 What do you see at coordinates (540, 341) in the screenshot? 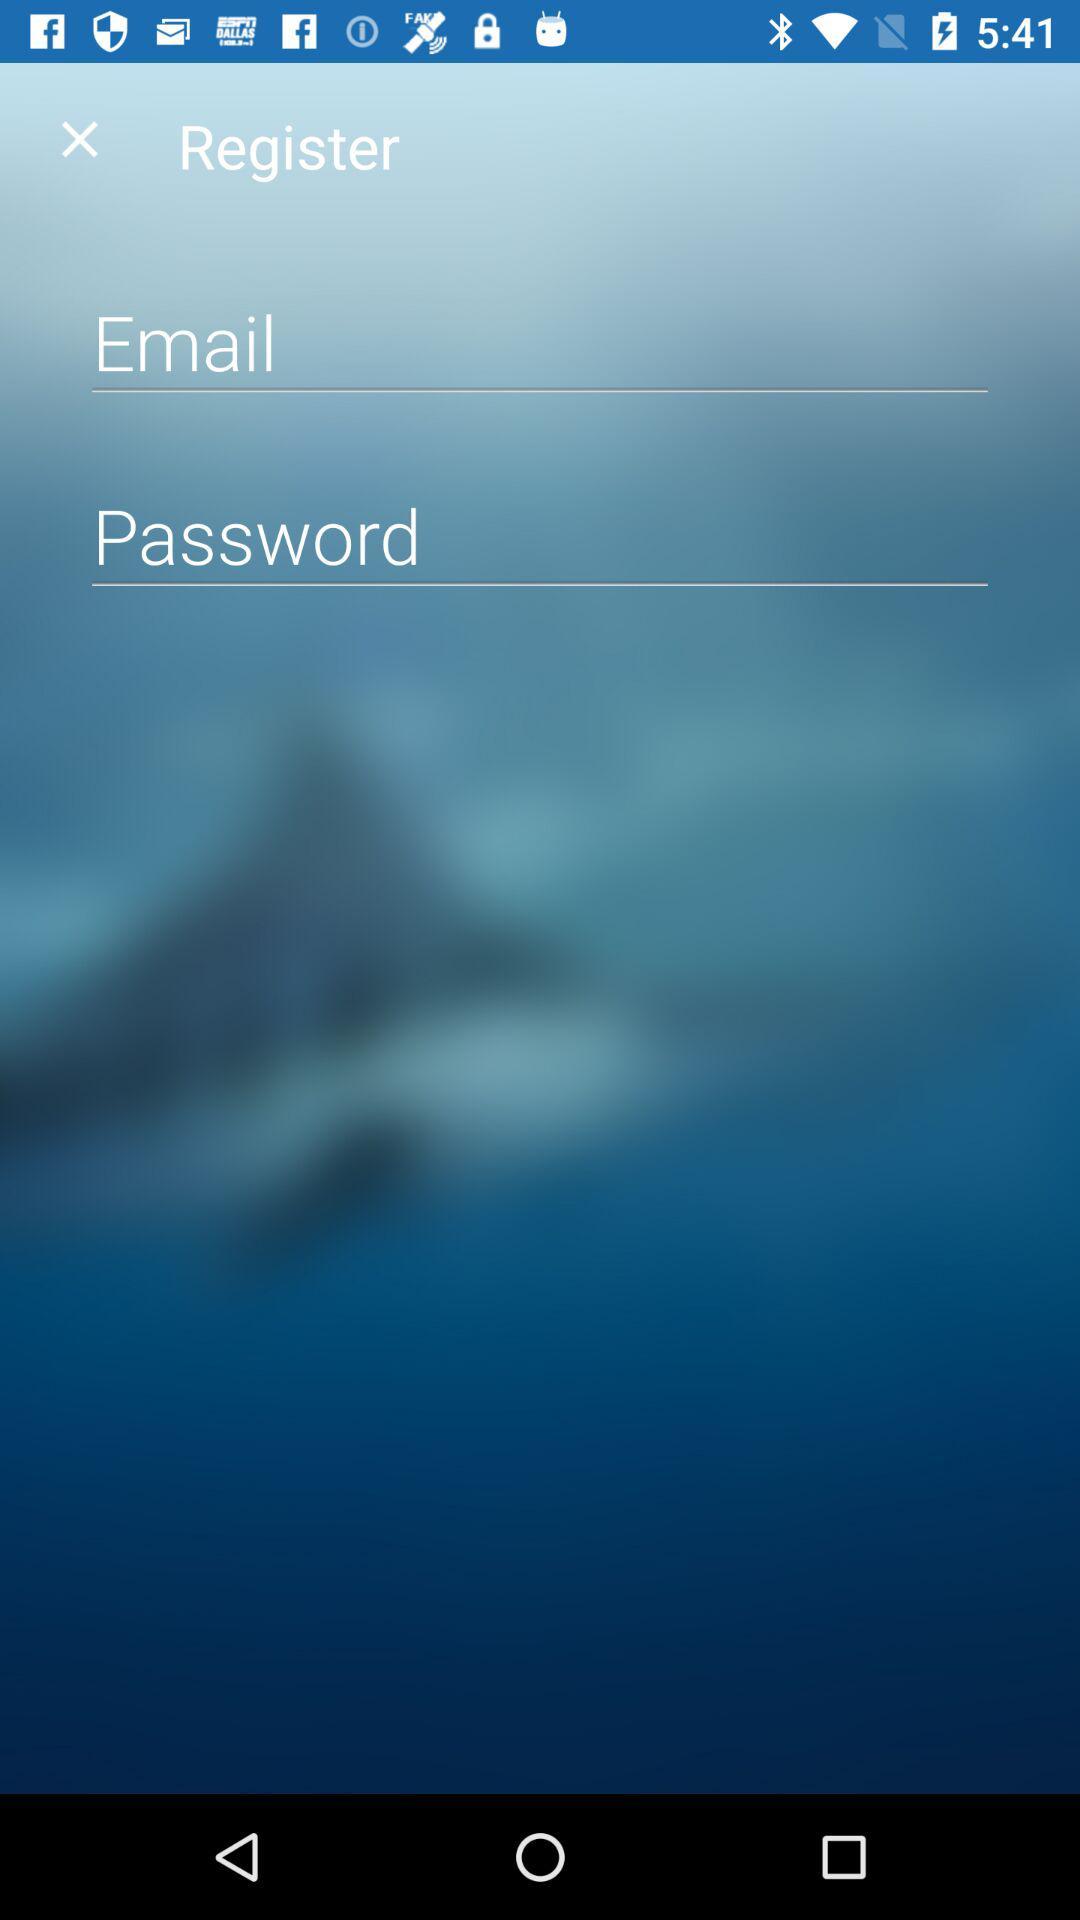
I see `the item below the register icon` at bounding box center [540, 341].